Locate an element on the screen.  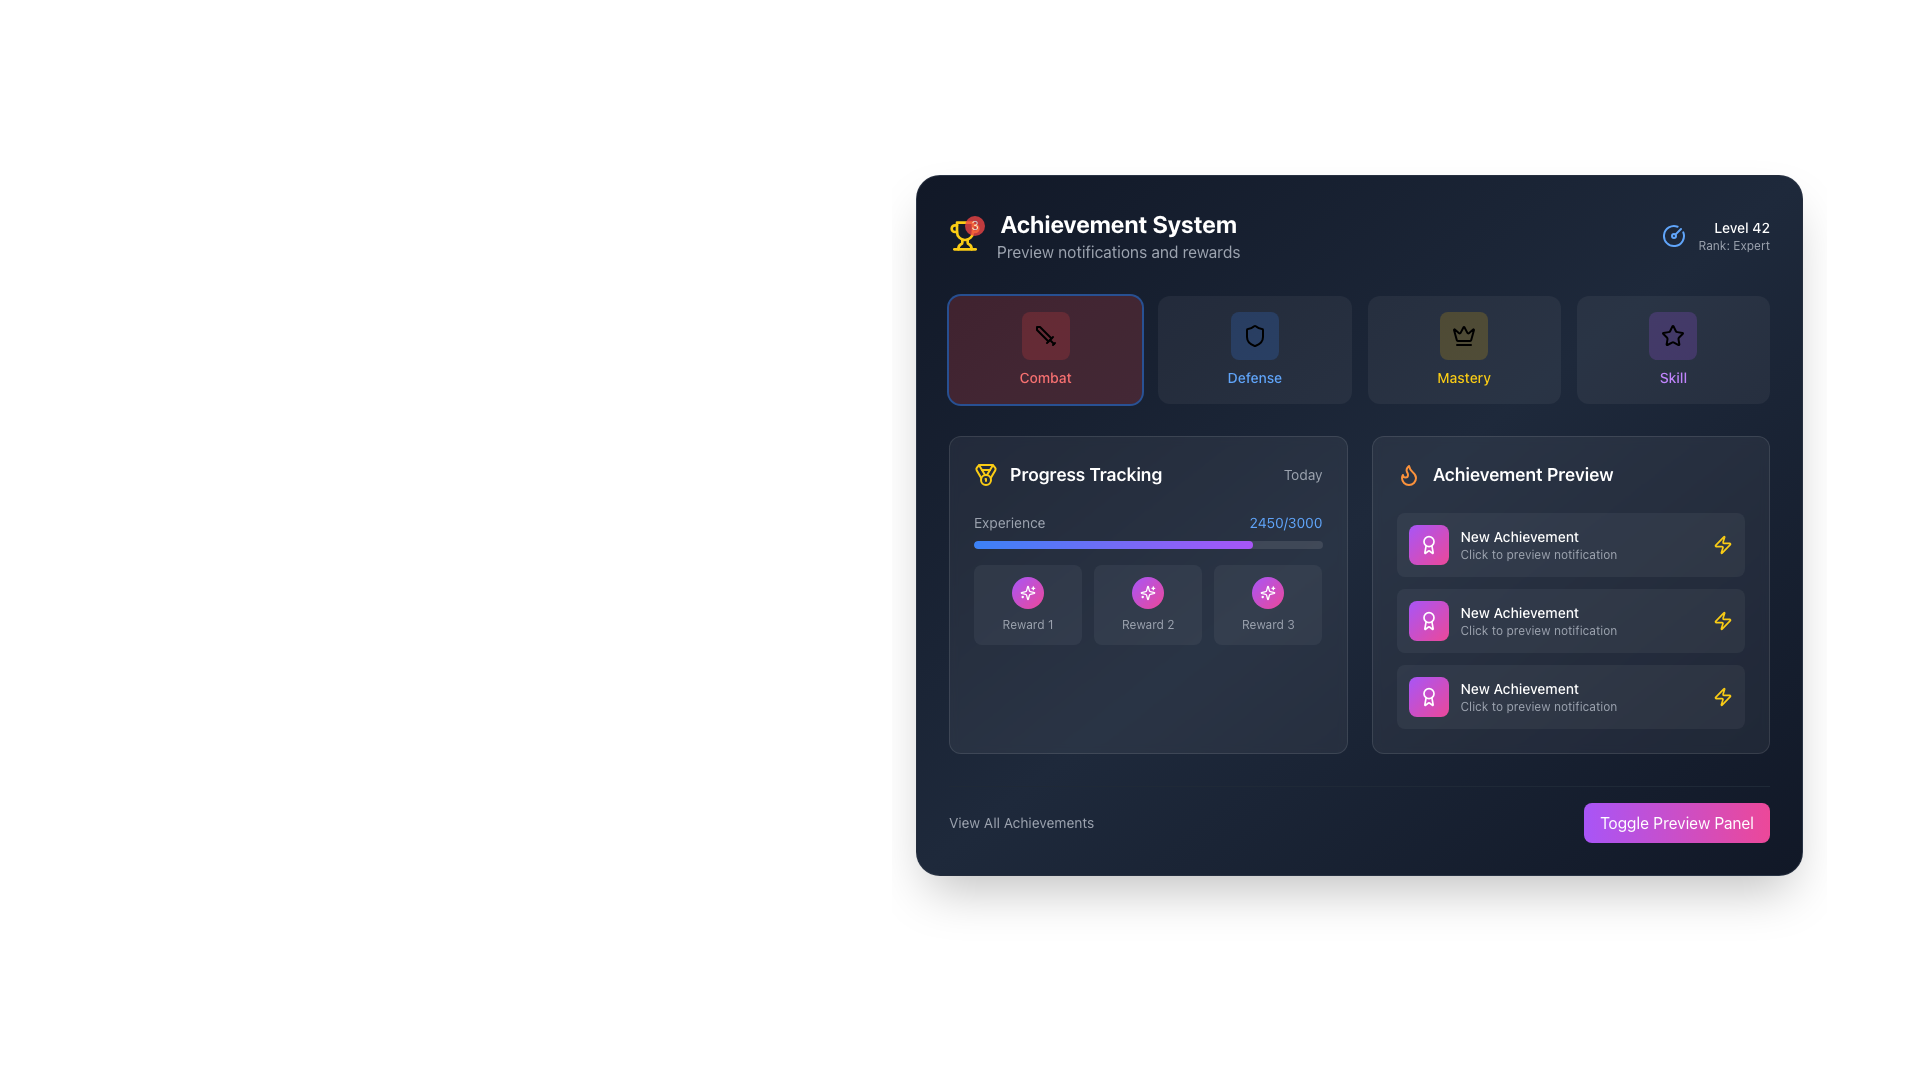
the text label displaying 'Rank: Expert', which is styled in a small gray font and located beneath the 'Level 42' text in the top-right region of the interface is located at coordinates (1733, 245).